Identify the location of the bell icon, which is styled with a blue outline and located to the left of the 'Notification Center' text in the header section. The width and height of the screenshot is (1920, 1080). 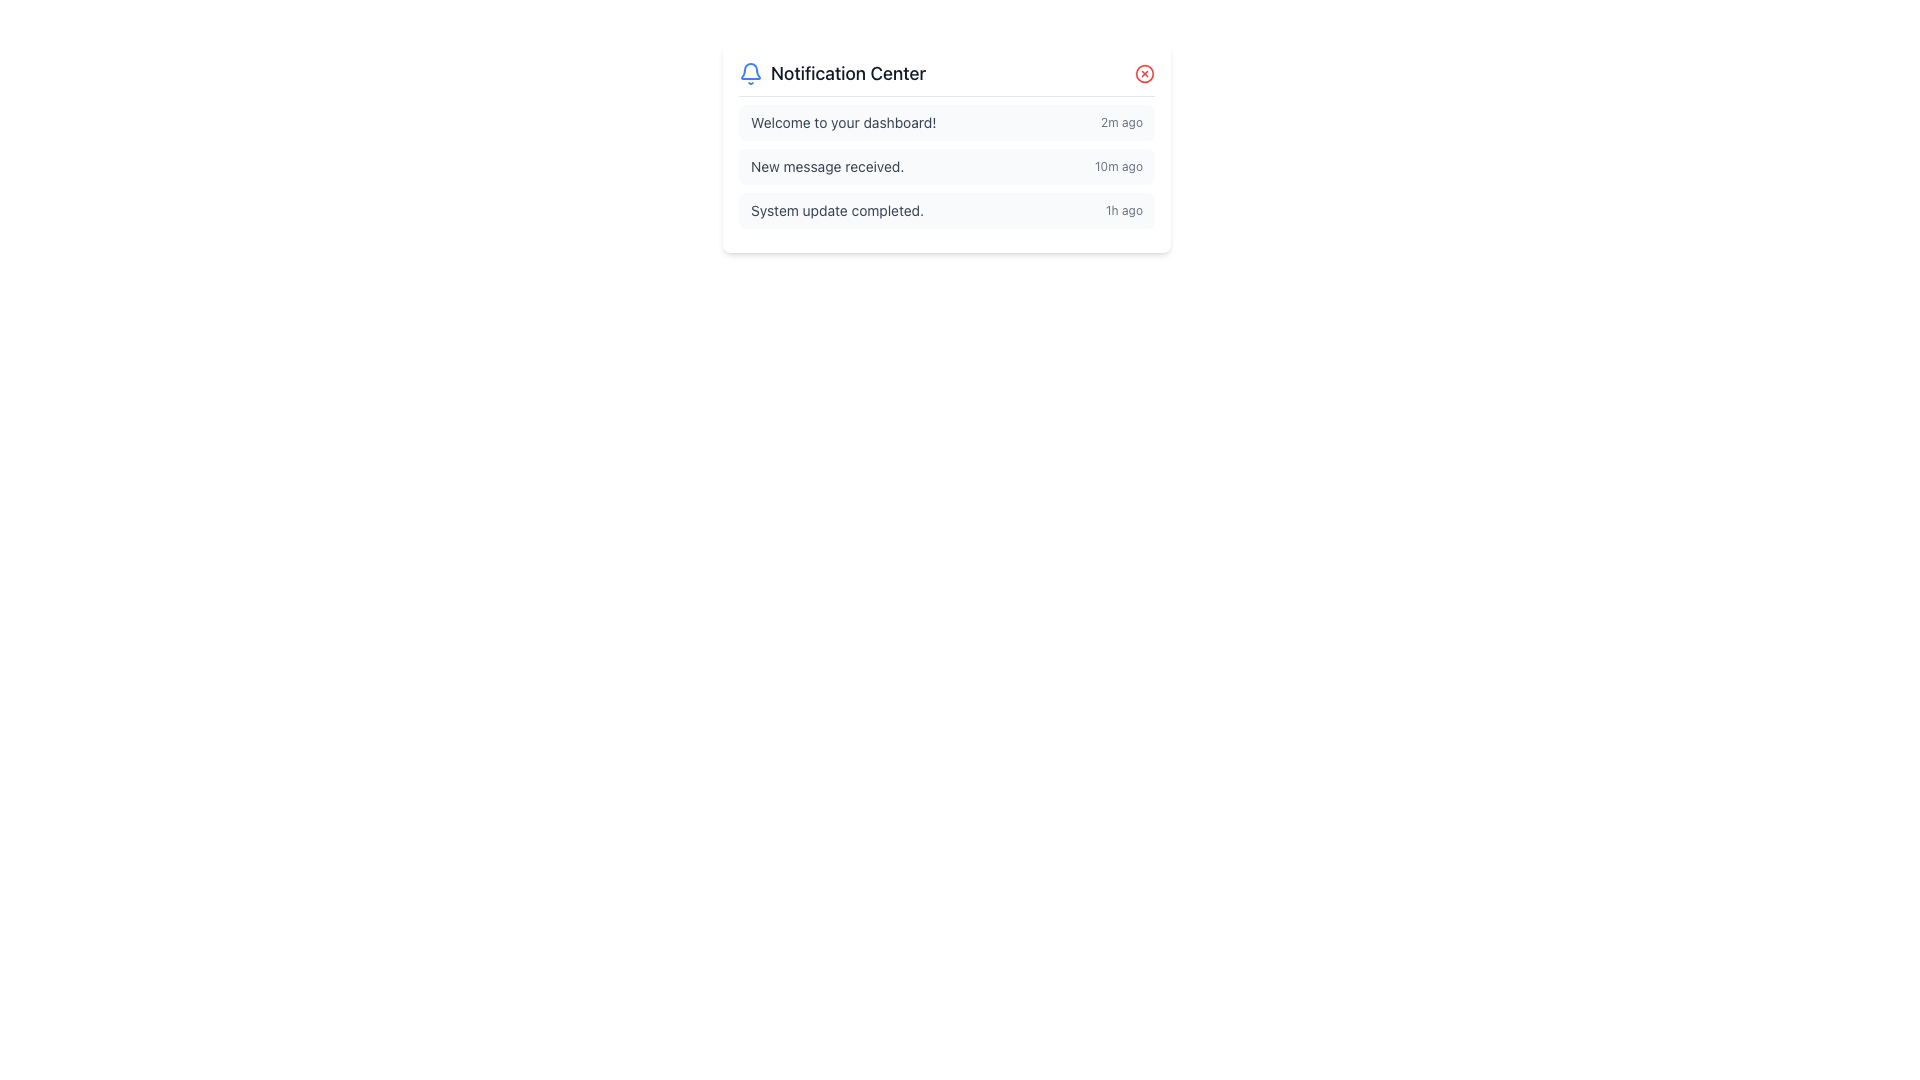
(749, 72).